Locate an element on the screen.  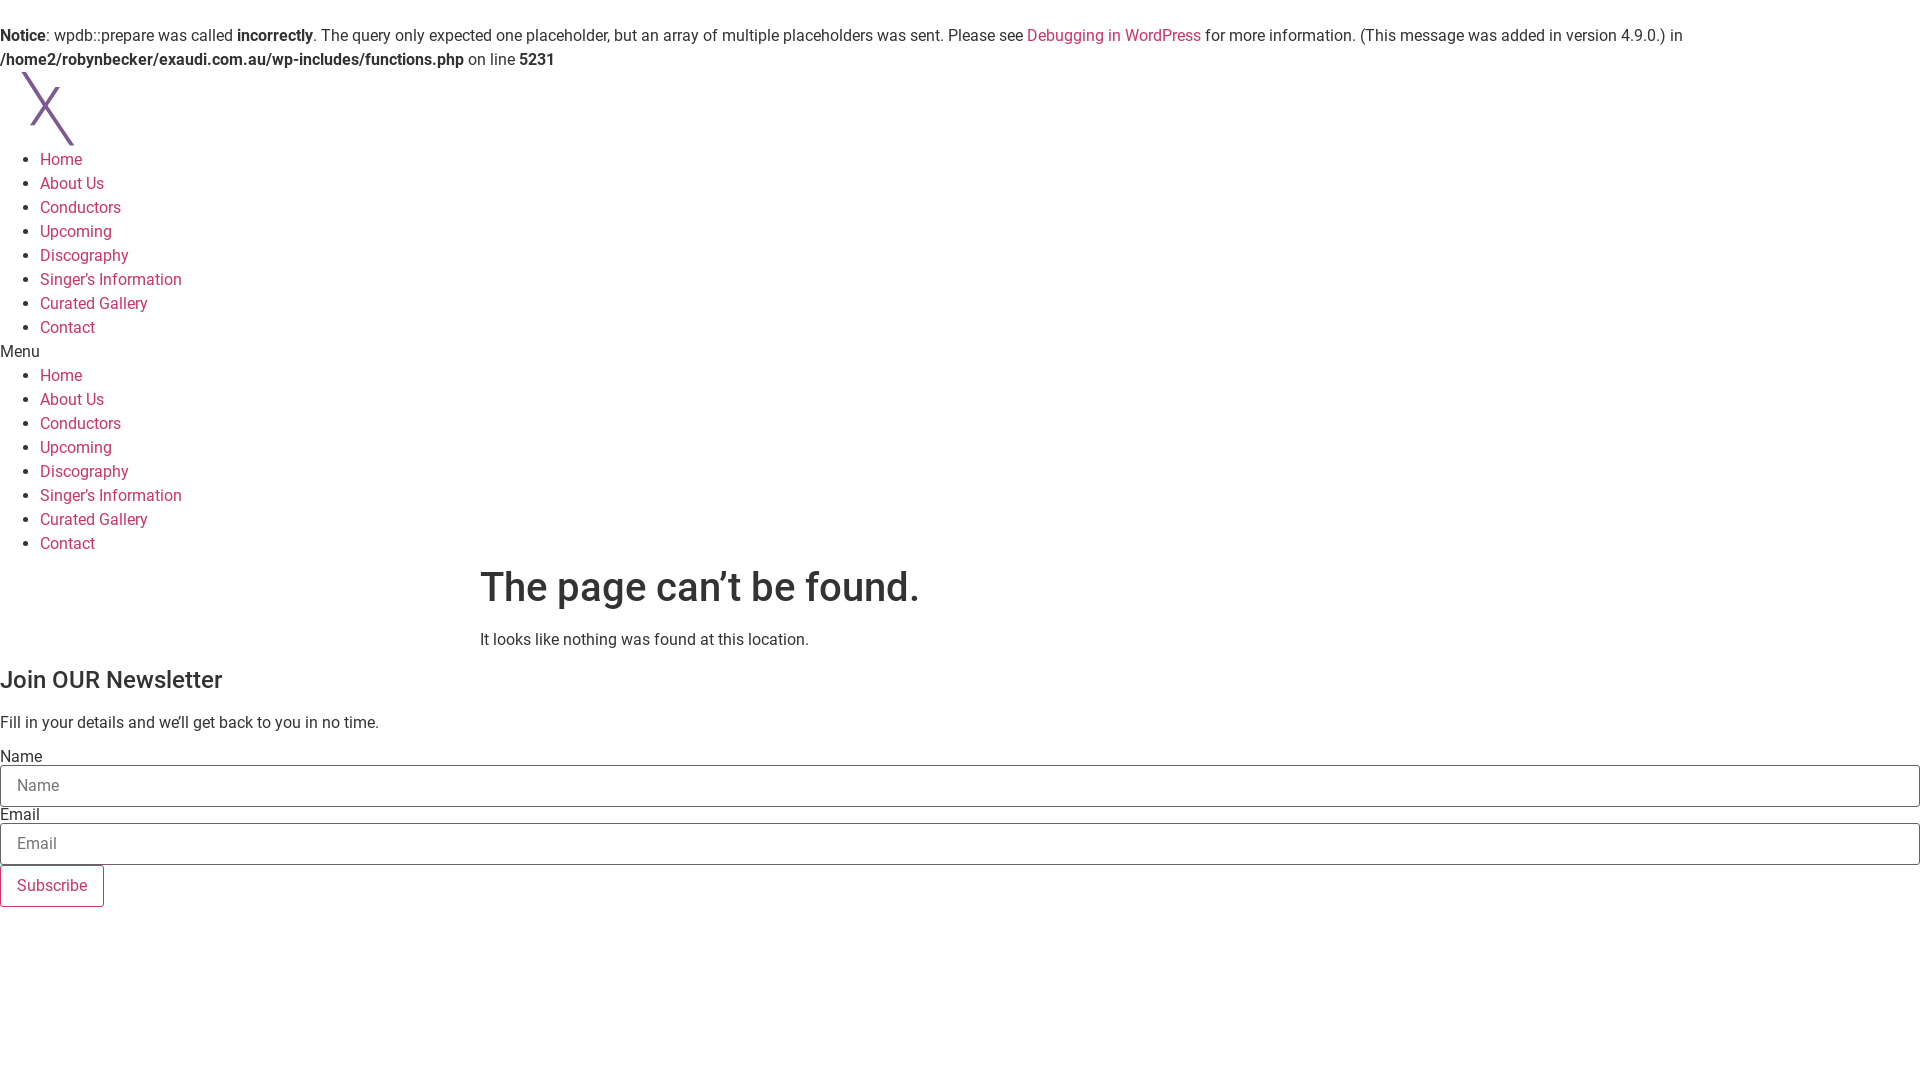
'Debugging in WordPress' is located at coordinates (1027, 35).